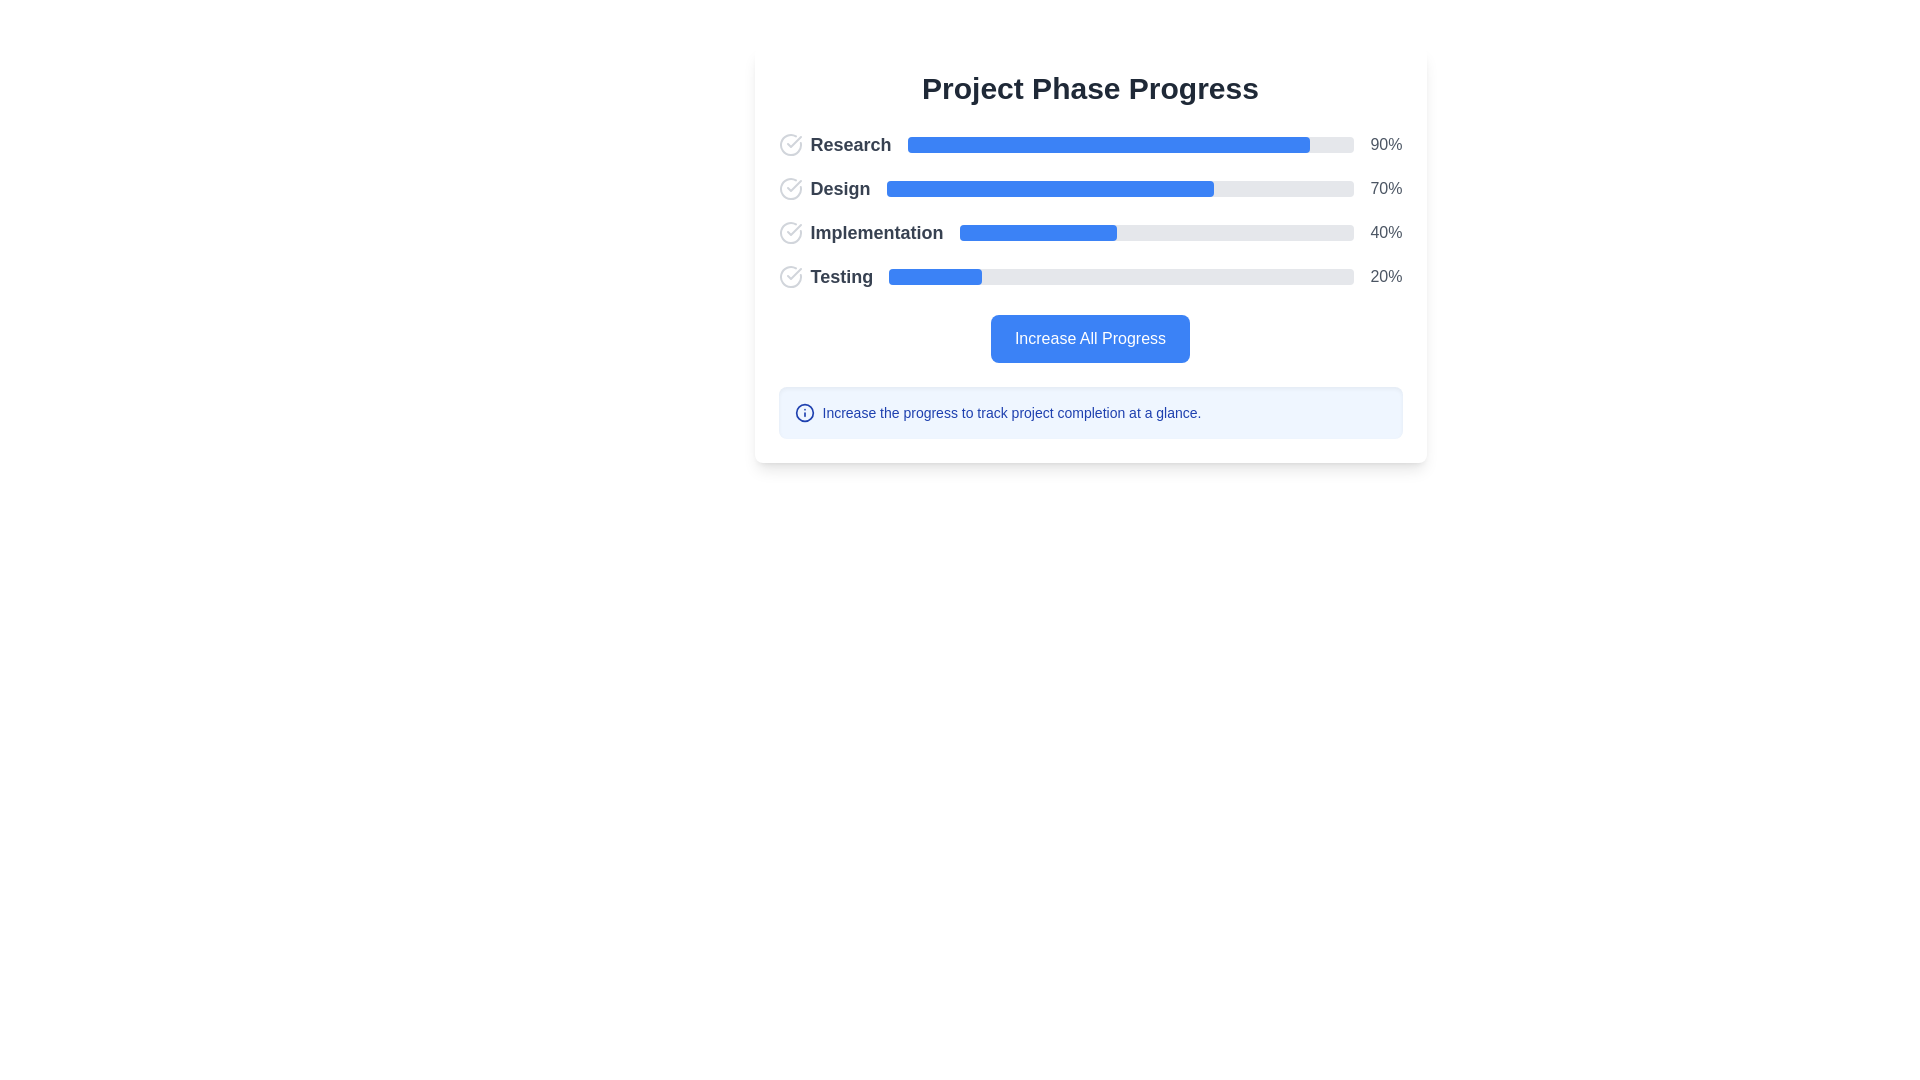  Describe the element at coordinates (1089, 277) in the screenshot. I see `progress value displayed on the 'Testing' progress bar, which shows '20%' to the right of the progress label` at that location.